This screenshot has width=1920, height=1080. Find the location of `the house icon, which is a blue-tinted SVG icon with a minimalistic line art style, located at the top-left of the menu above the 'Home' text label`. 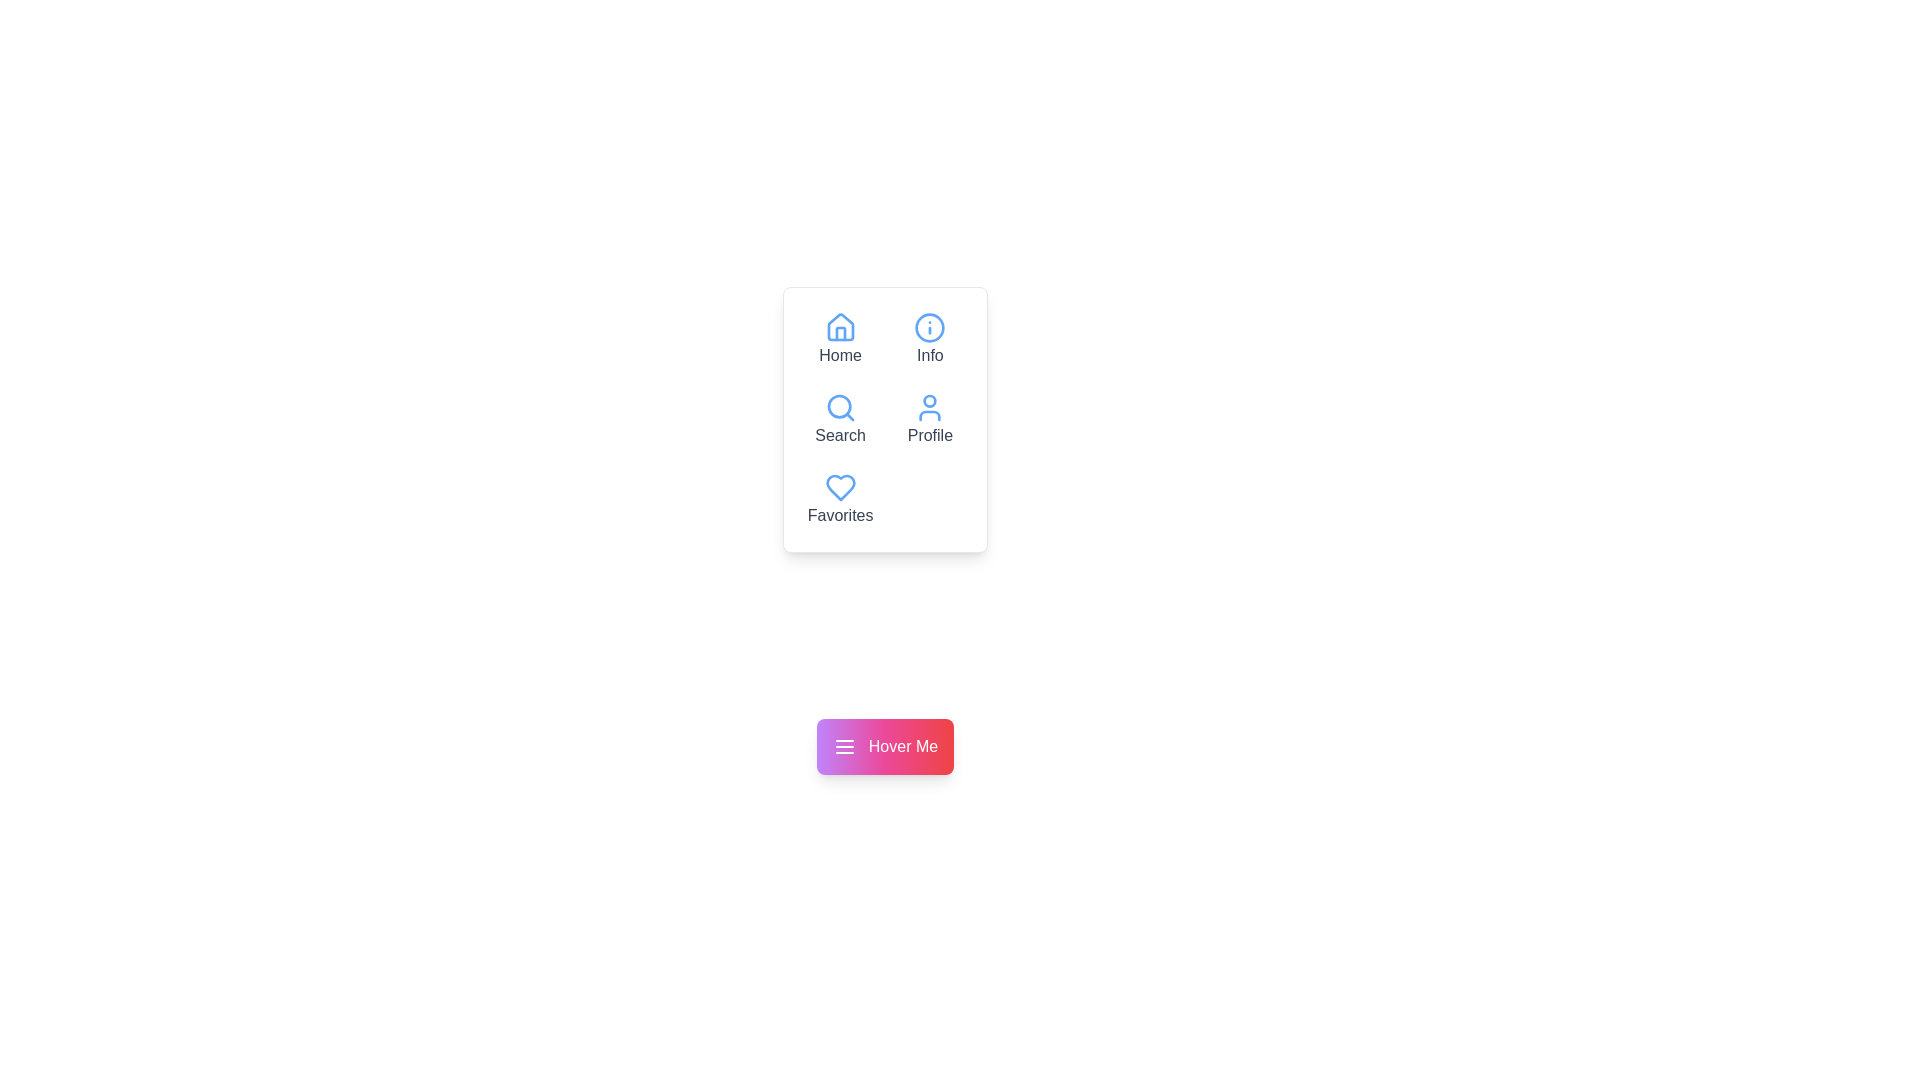

the house icon, which is a blue-tinted SVG icon with a minimalistic line art style, located at the top-left of the menu above the 'Home' text label is located at coordinates (840, 326).